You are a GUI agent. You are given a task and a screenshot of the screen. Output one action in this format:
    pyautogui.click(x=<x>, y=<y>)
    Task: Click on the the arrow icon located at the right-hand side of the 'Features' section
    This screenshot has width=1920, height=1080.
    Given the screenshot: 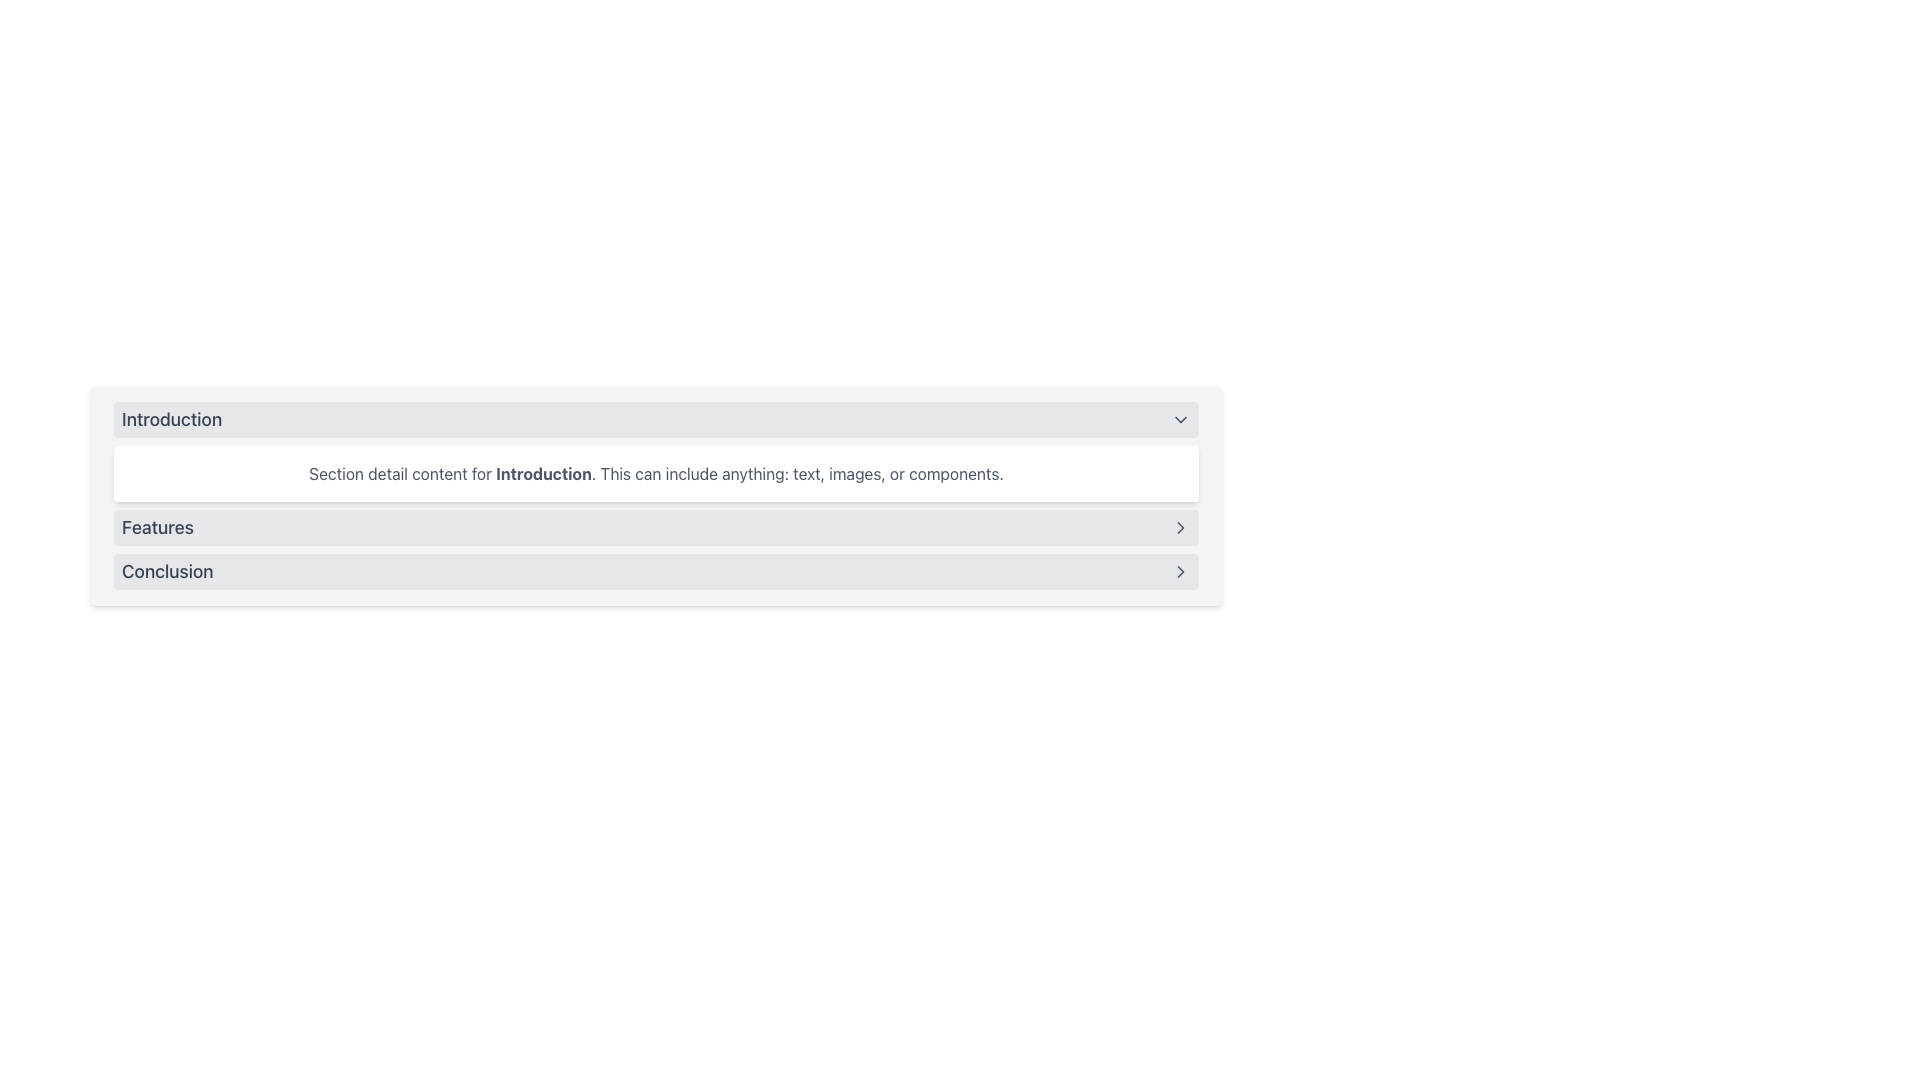 What is the action you would take?
    pyautogui.click(x=1180, y=571)
    